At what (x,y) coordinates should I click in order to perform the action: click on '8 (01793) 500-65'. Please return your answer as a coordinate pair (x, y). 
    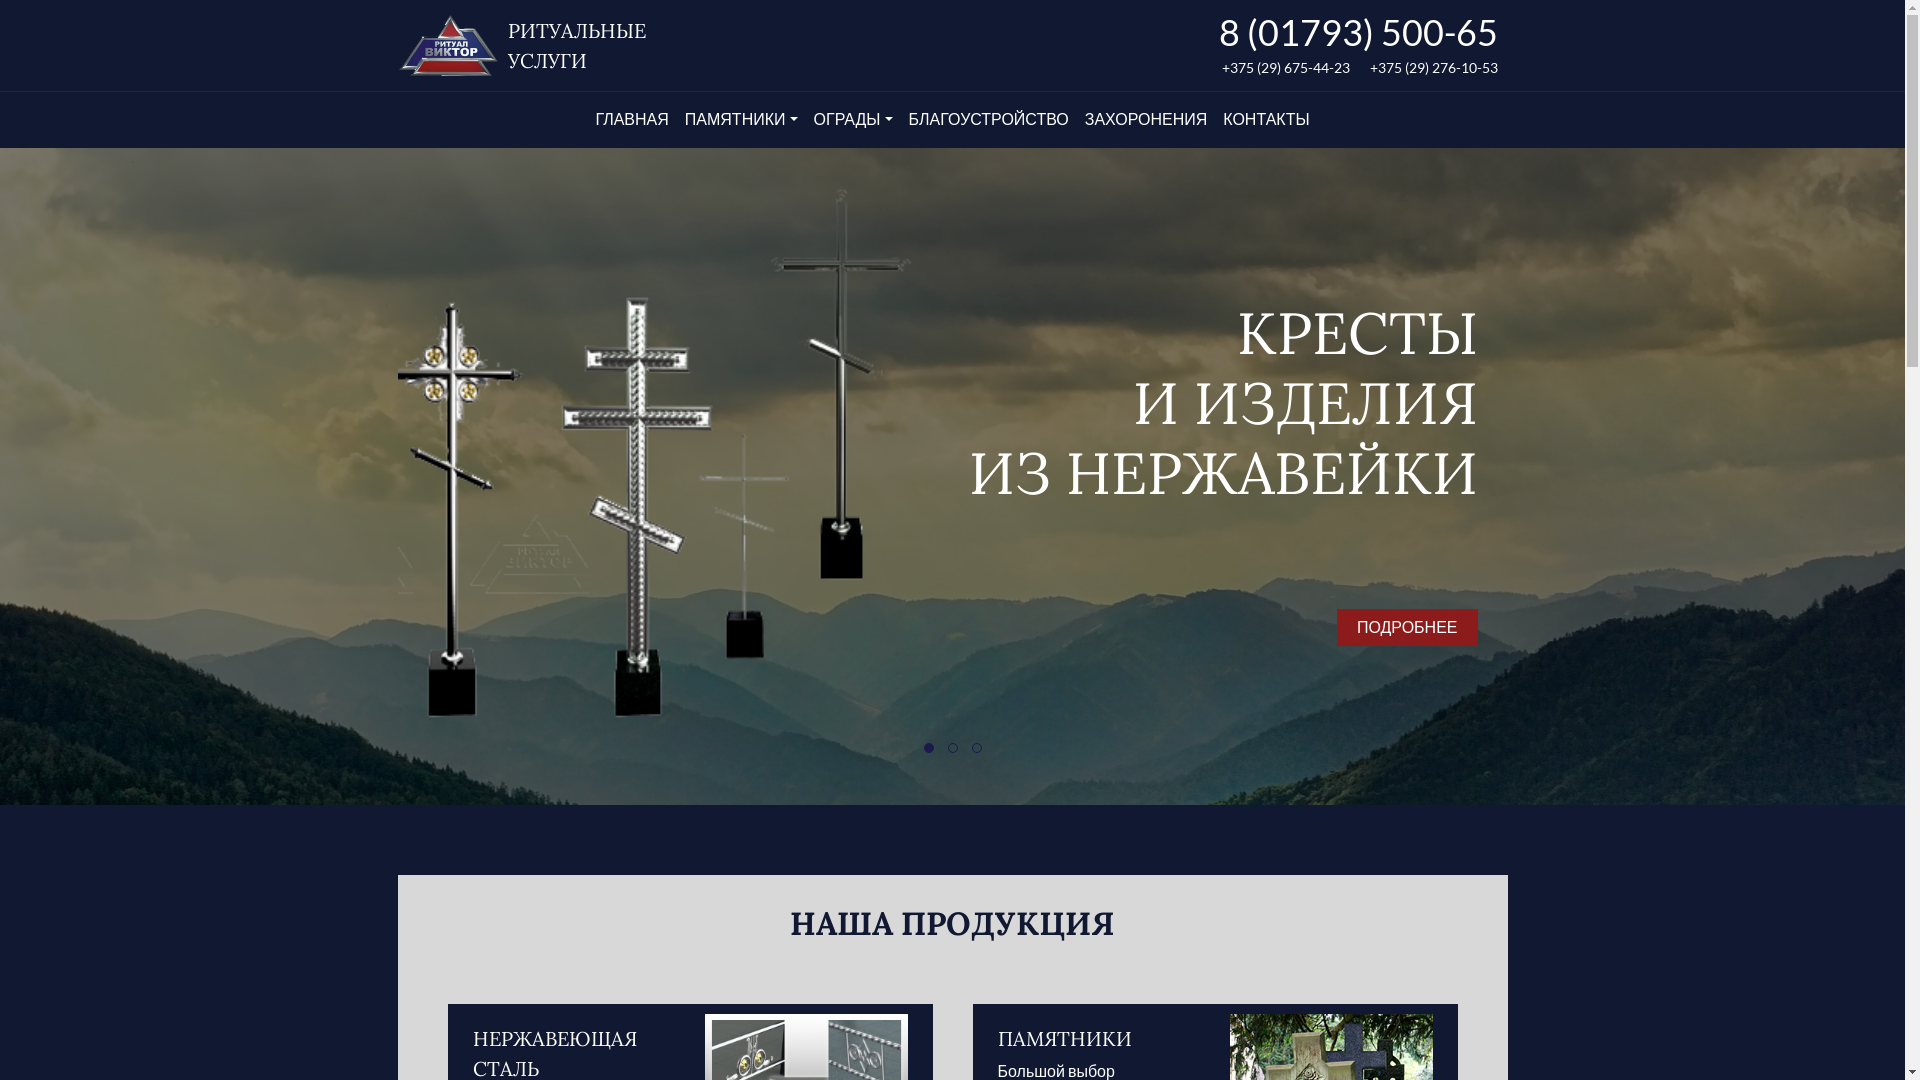
    Looking at the image, I should click on (1357, 31).